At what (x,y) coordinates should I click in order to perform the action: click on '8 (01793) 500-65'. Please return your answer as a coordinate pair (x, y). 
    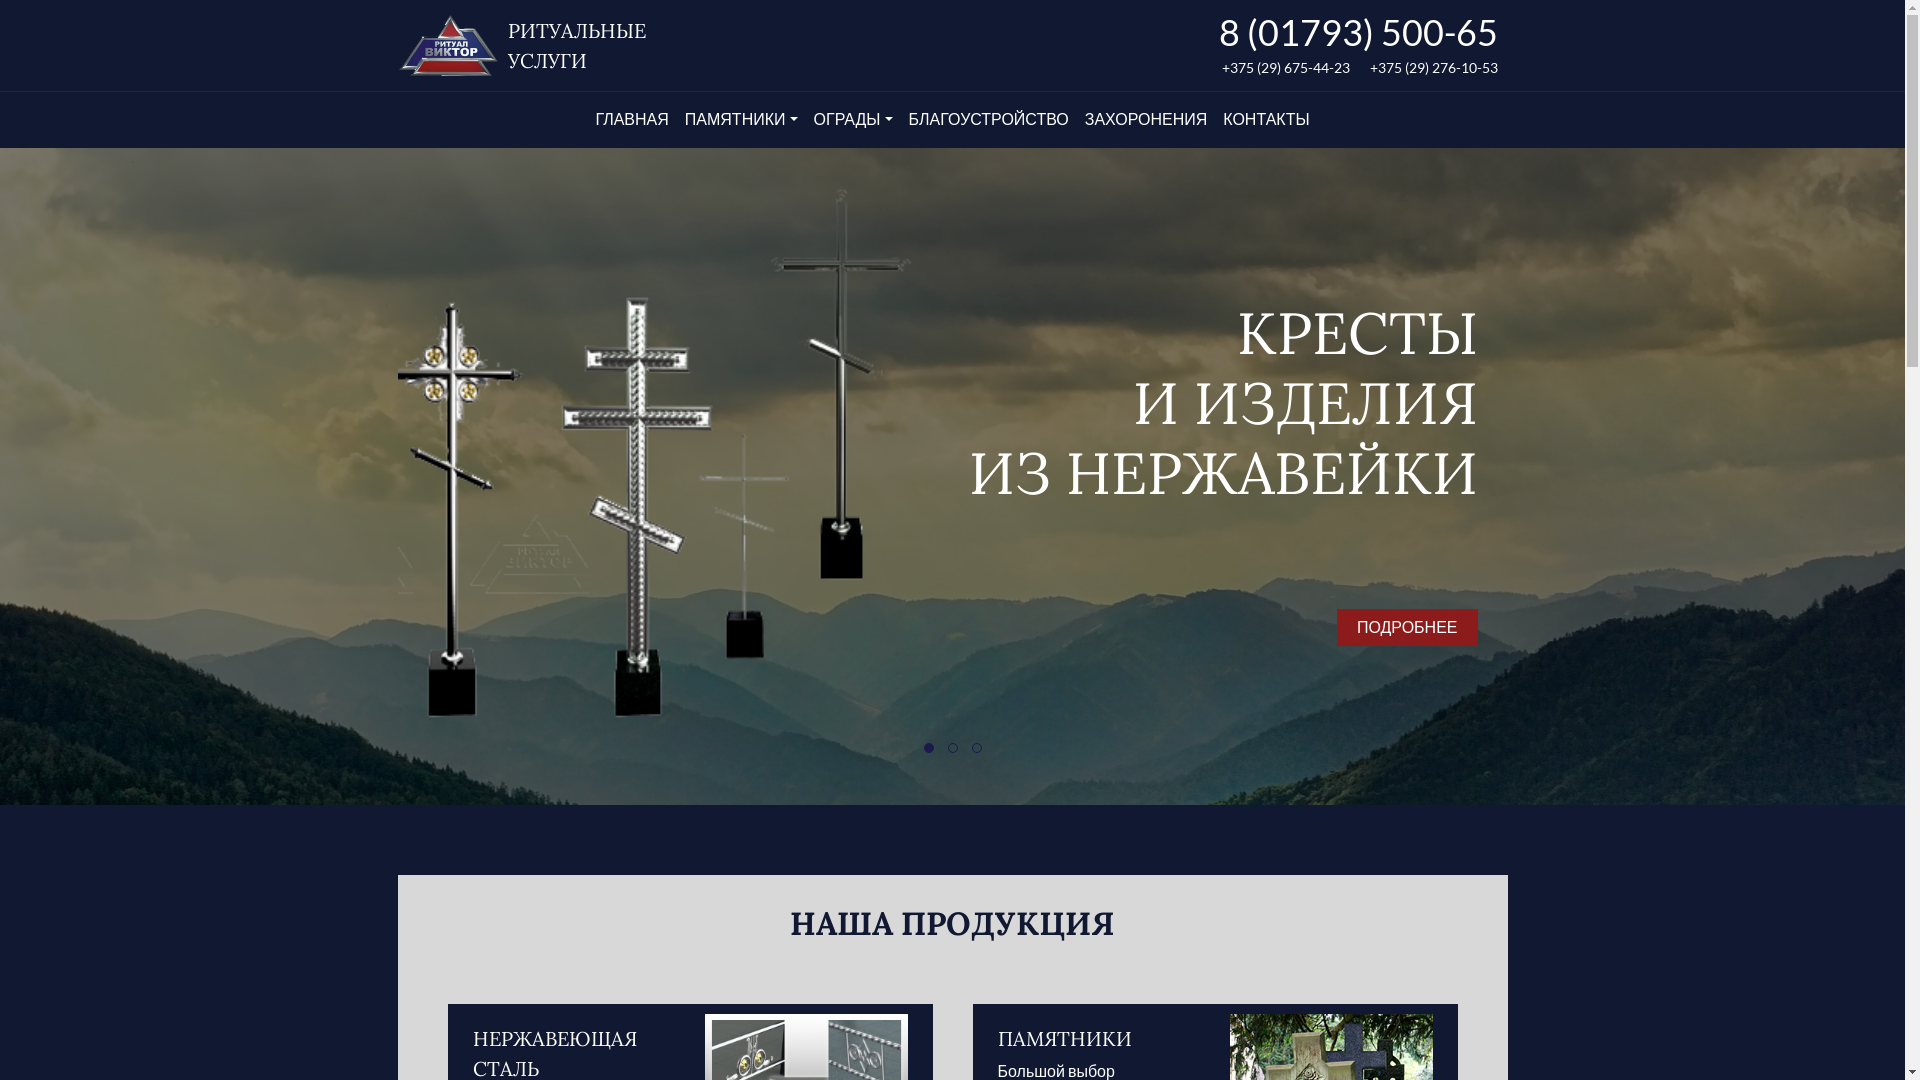
    Looking at the image, I should click on (1357, 31).